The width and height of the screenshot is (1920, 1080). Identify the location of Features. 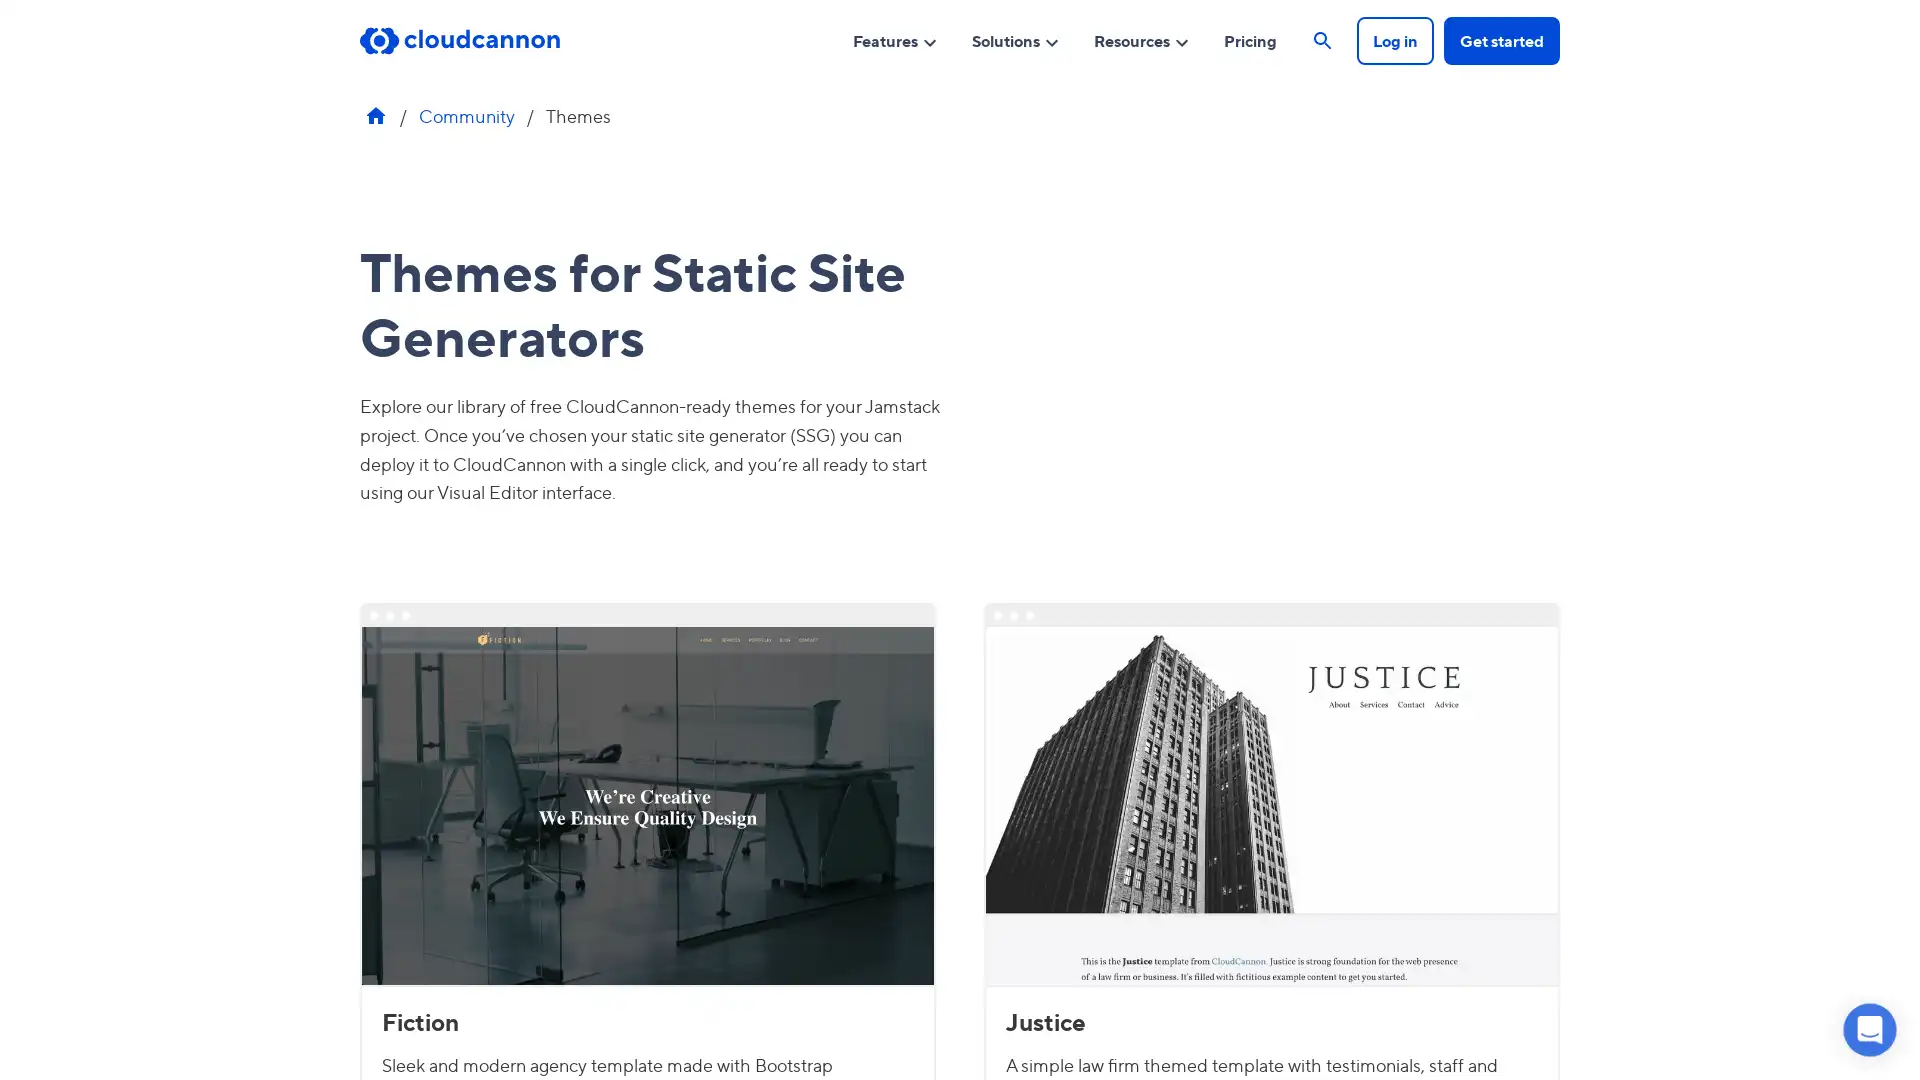
(894, 39).